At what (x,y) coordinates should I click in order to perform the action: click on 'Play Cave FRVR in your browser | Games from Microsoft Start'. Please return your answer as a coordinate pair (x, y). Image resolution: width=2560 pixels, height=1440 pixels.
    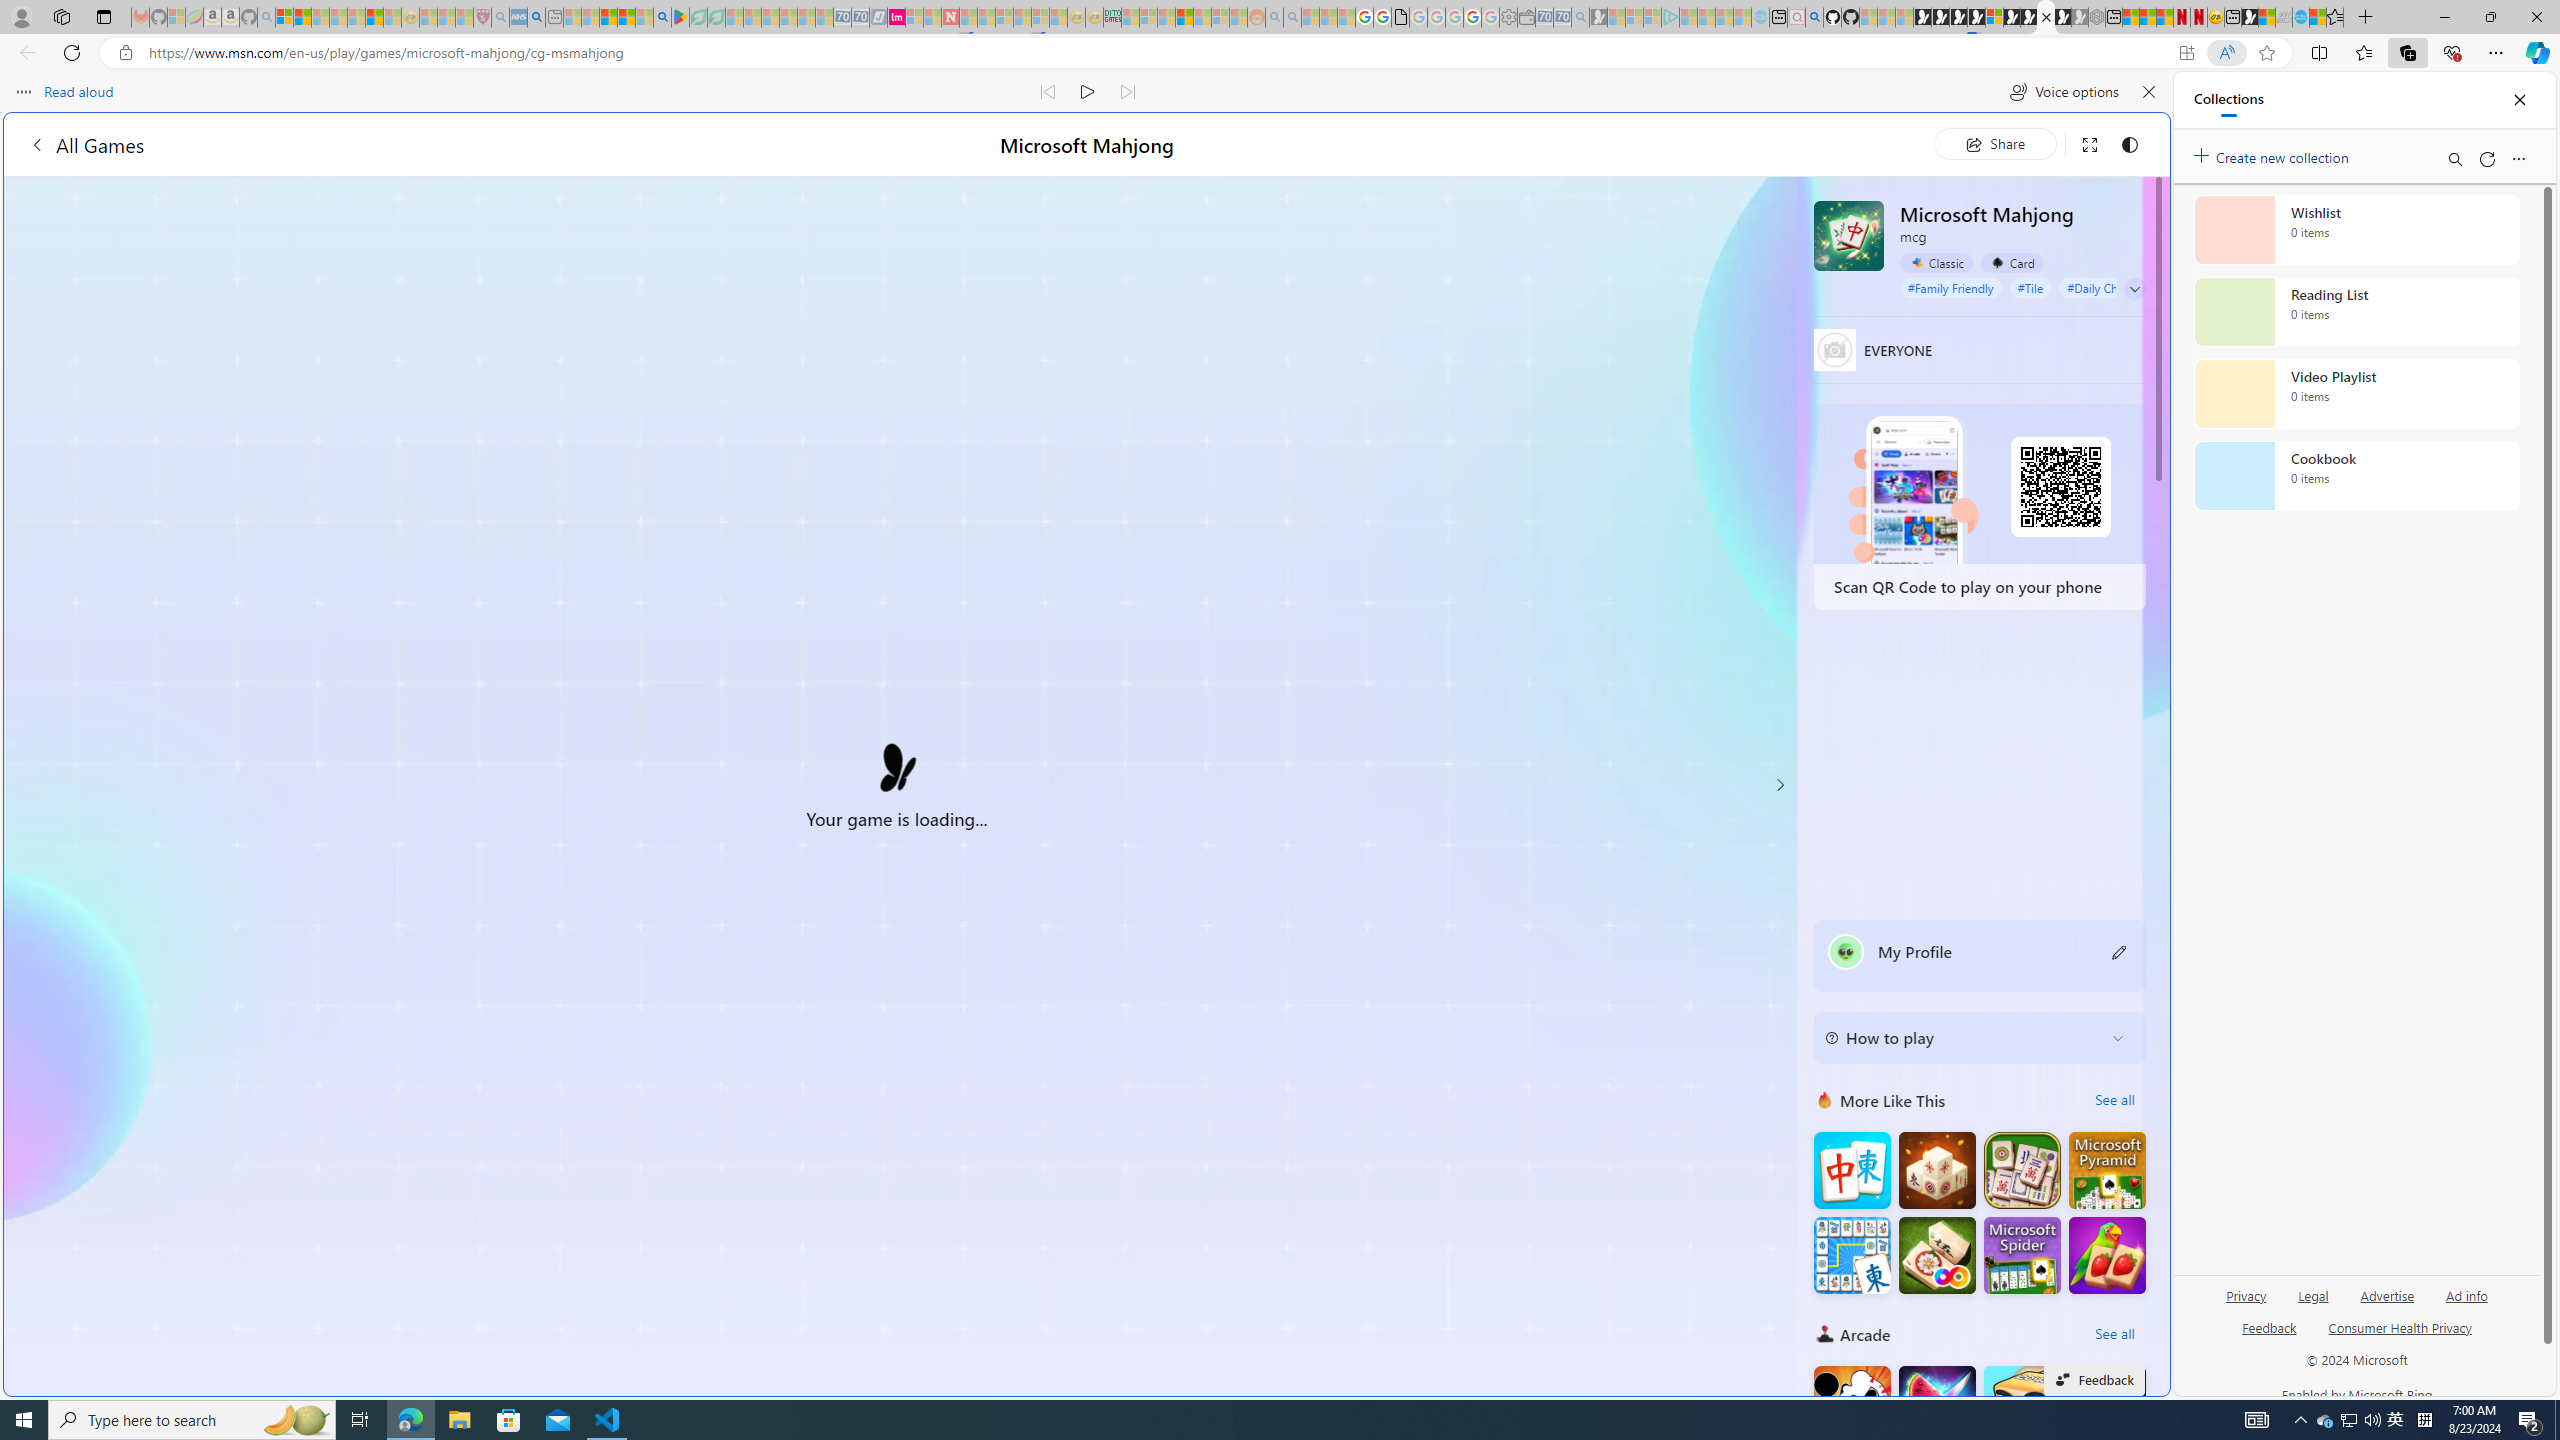
    Looking at the image, I should click on (1957, 16).